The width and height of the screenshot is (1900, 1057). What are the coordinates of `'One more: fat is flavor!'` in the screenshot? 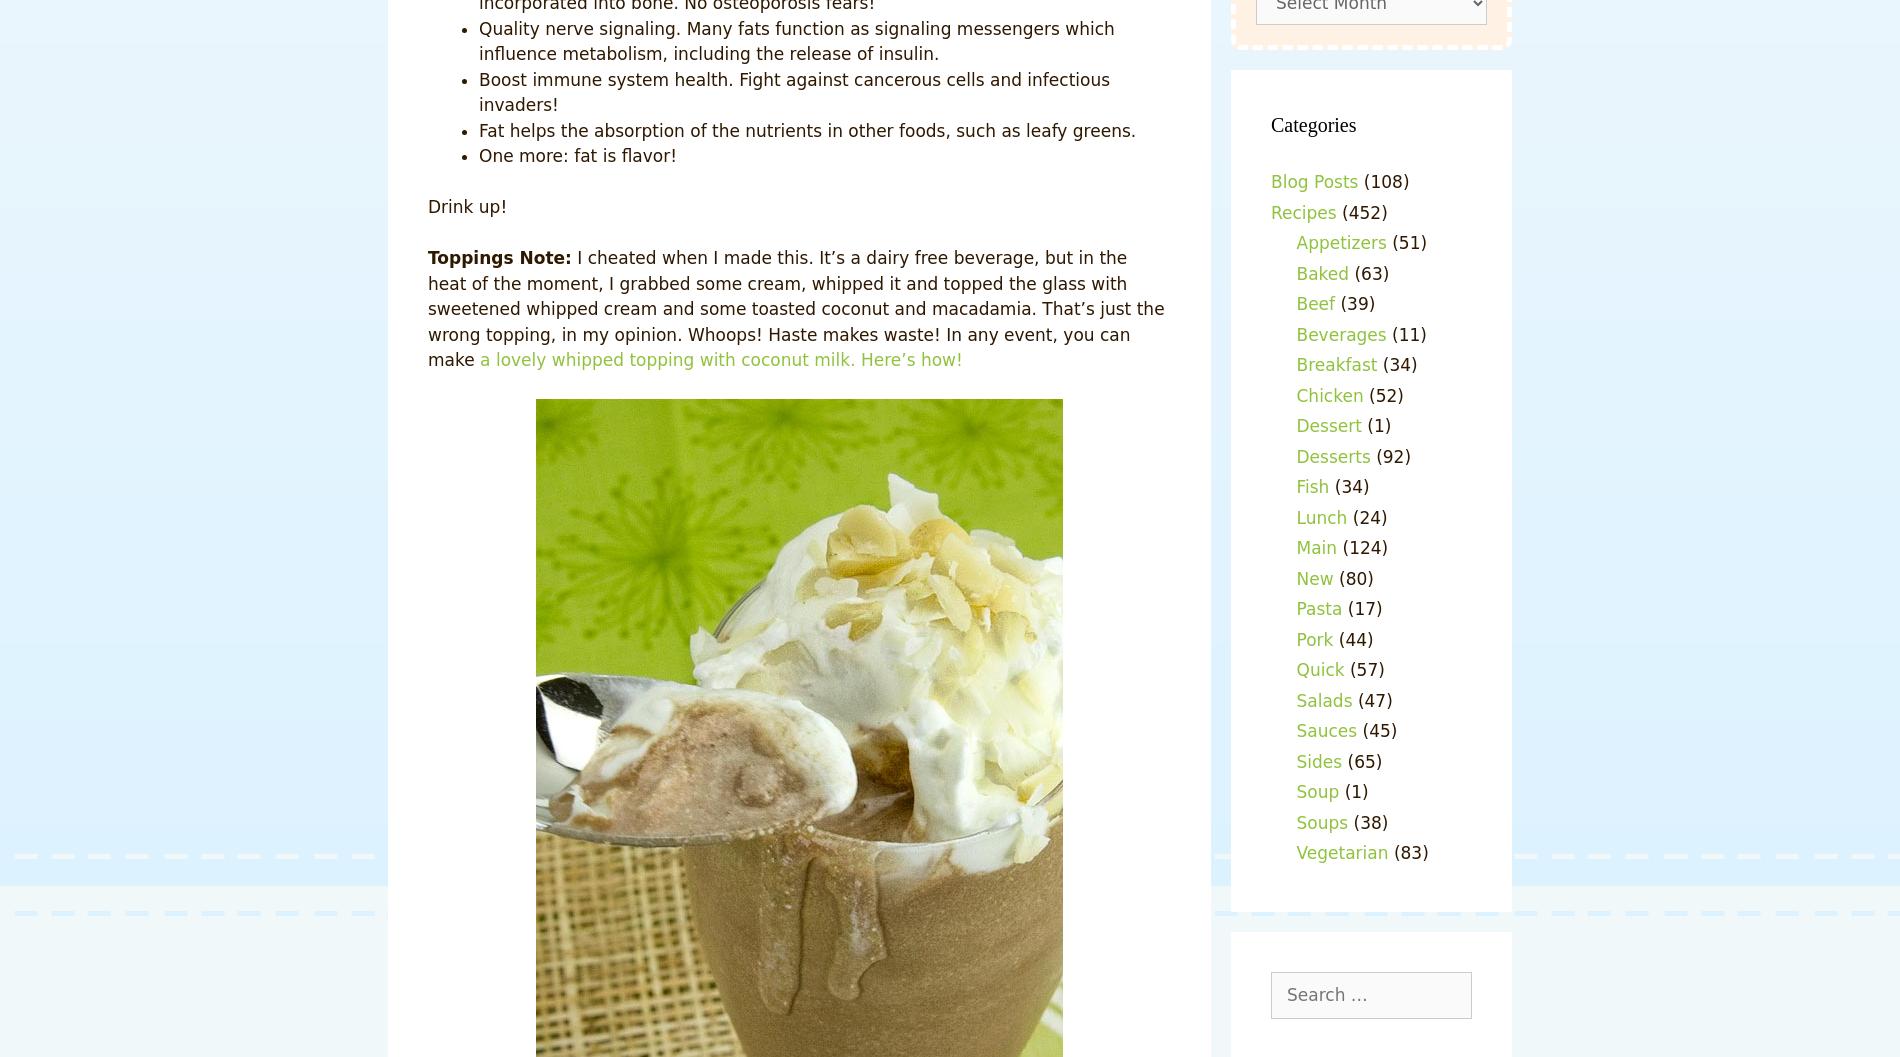 It's located at (577, 156).